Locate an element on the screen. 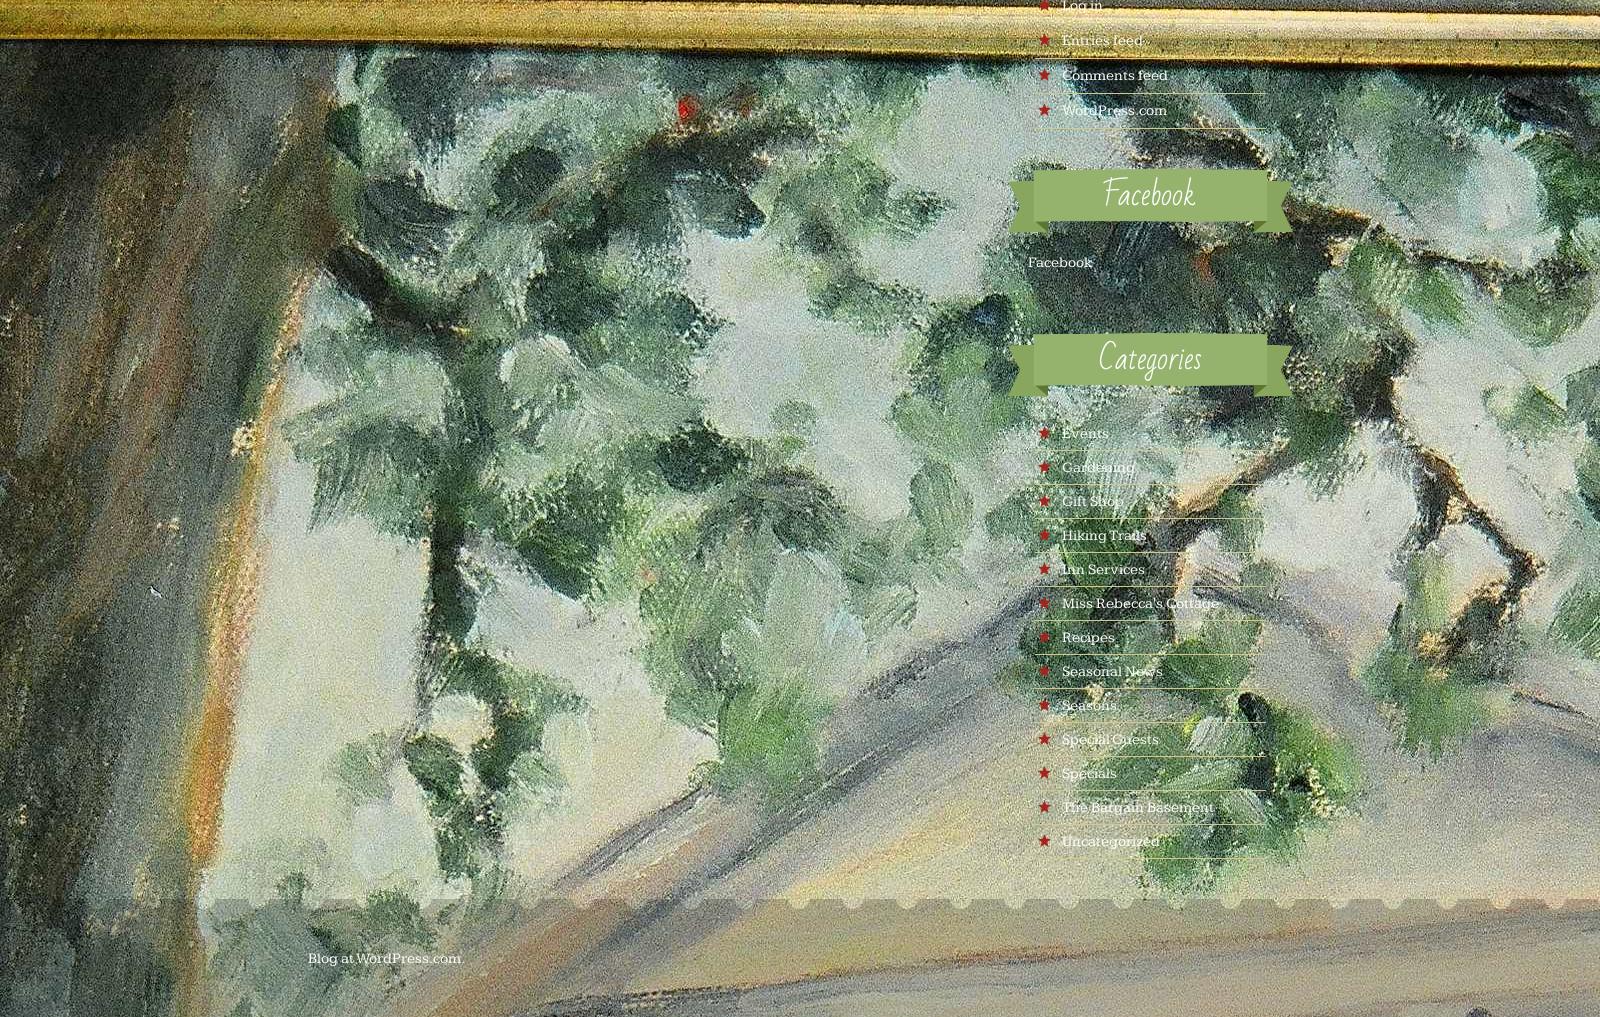  'The Bargain Basement' is located at coordinates (1136, 806).